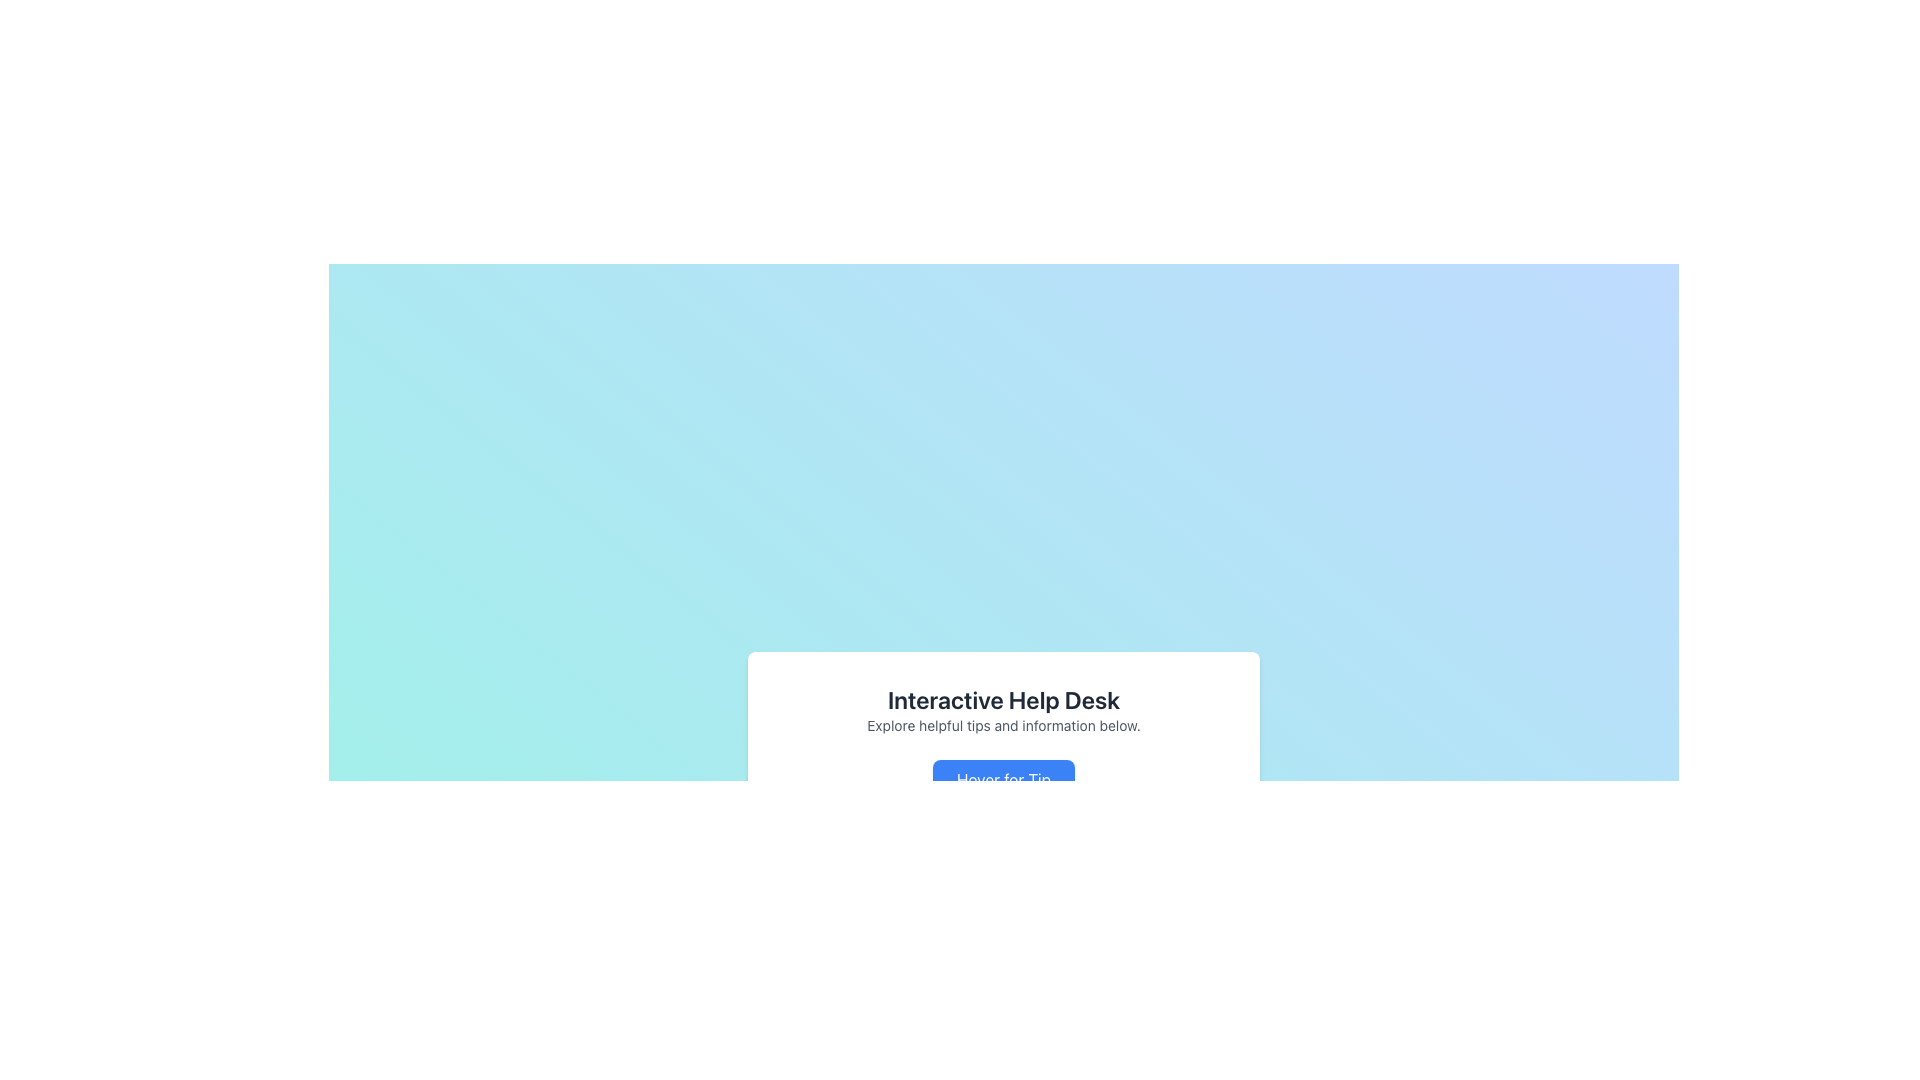  Describe the element at coordinates (1003, 725) in the screenshot. I see `the Text Label located immediately below the title 'Interactive Help Desk', which provides guidance or context to the user` at that location.